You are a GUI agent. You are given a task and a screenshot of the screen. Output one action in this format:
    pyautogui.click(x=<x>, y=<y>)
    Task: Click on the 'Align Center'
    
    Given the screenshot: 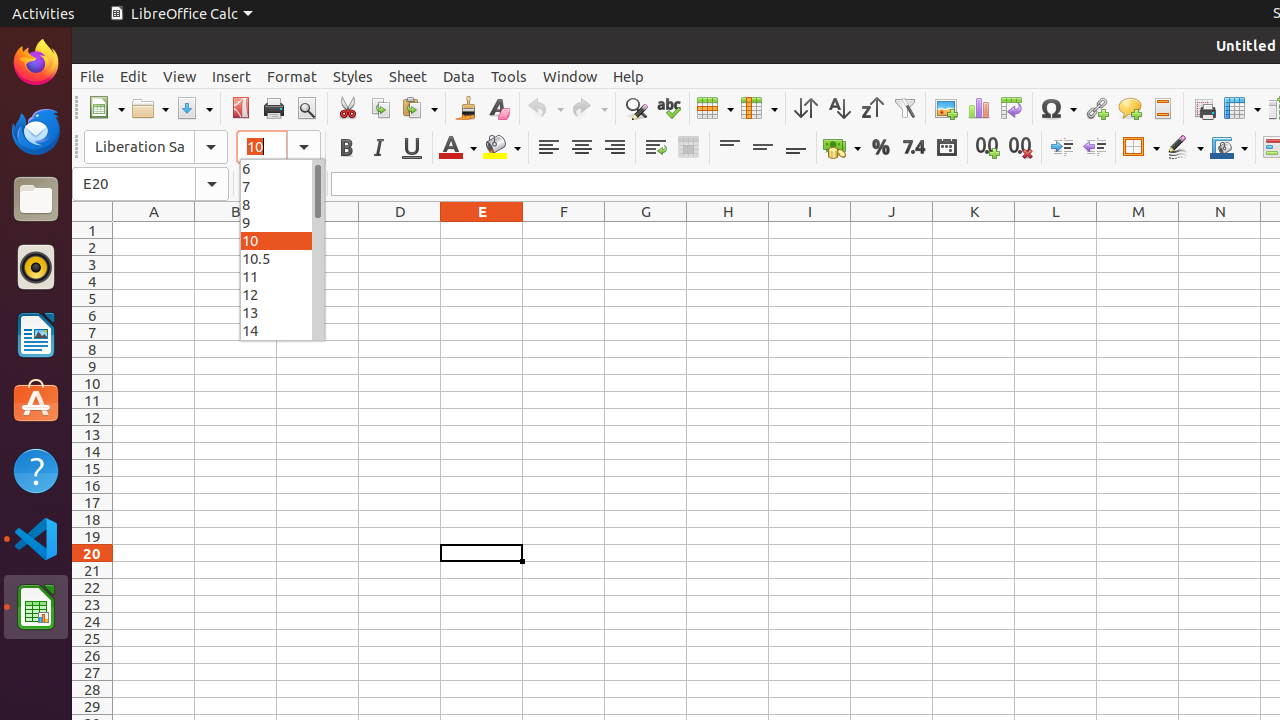 What is the action you would take?
    pyautogui.click(x=580, y=146)
    